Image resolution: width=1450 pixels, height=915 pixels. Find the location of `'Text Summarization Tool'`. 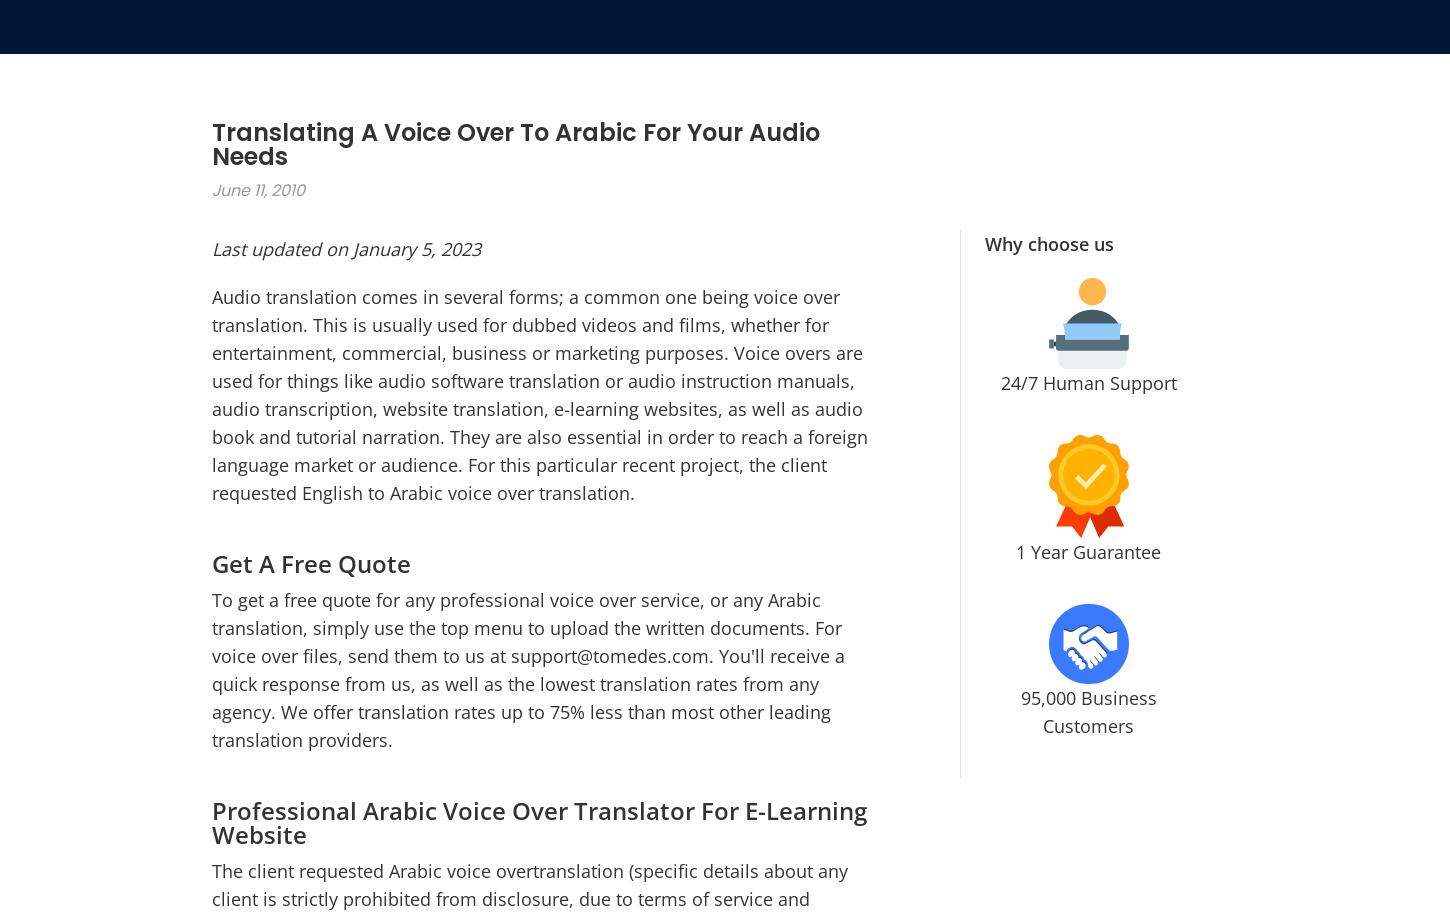

'Text Summarization Tool' is located at coordinates (572, 753).